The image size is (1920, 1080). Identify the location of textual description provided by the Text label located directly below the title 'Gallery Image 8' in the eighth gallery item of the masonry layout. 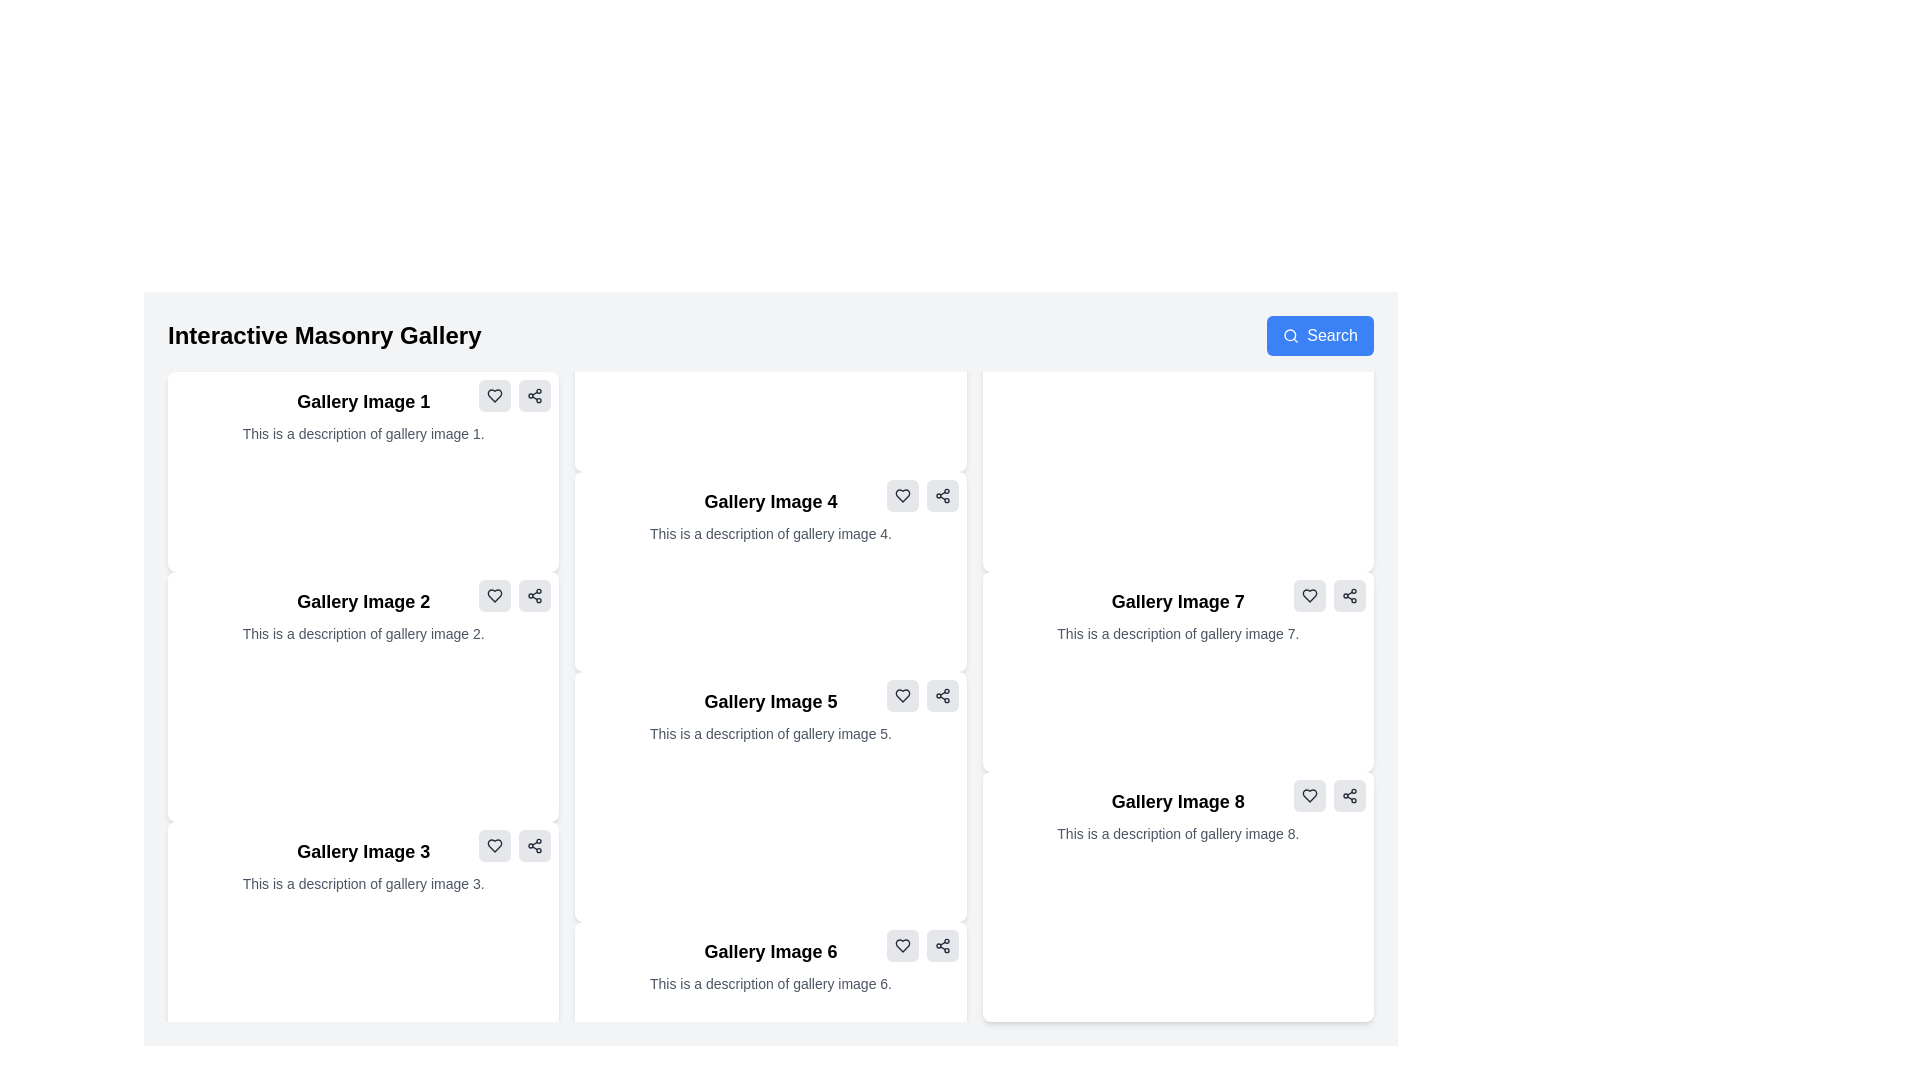
(1178, 833).